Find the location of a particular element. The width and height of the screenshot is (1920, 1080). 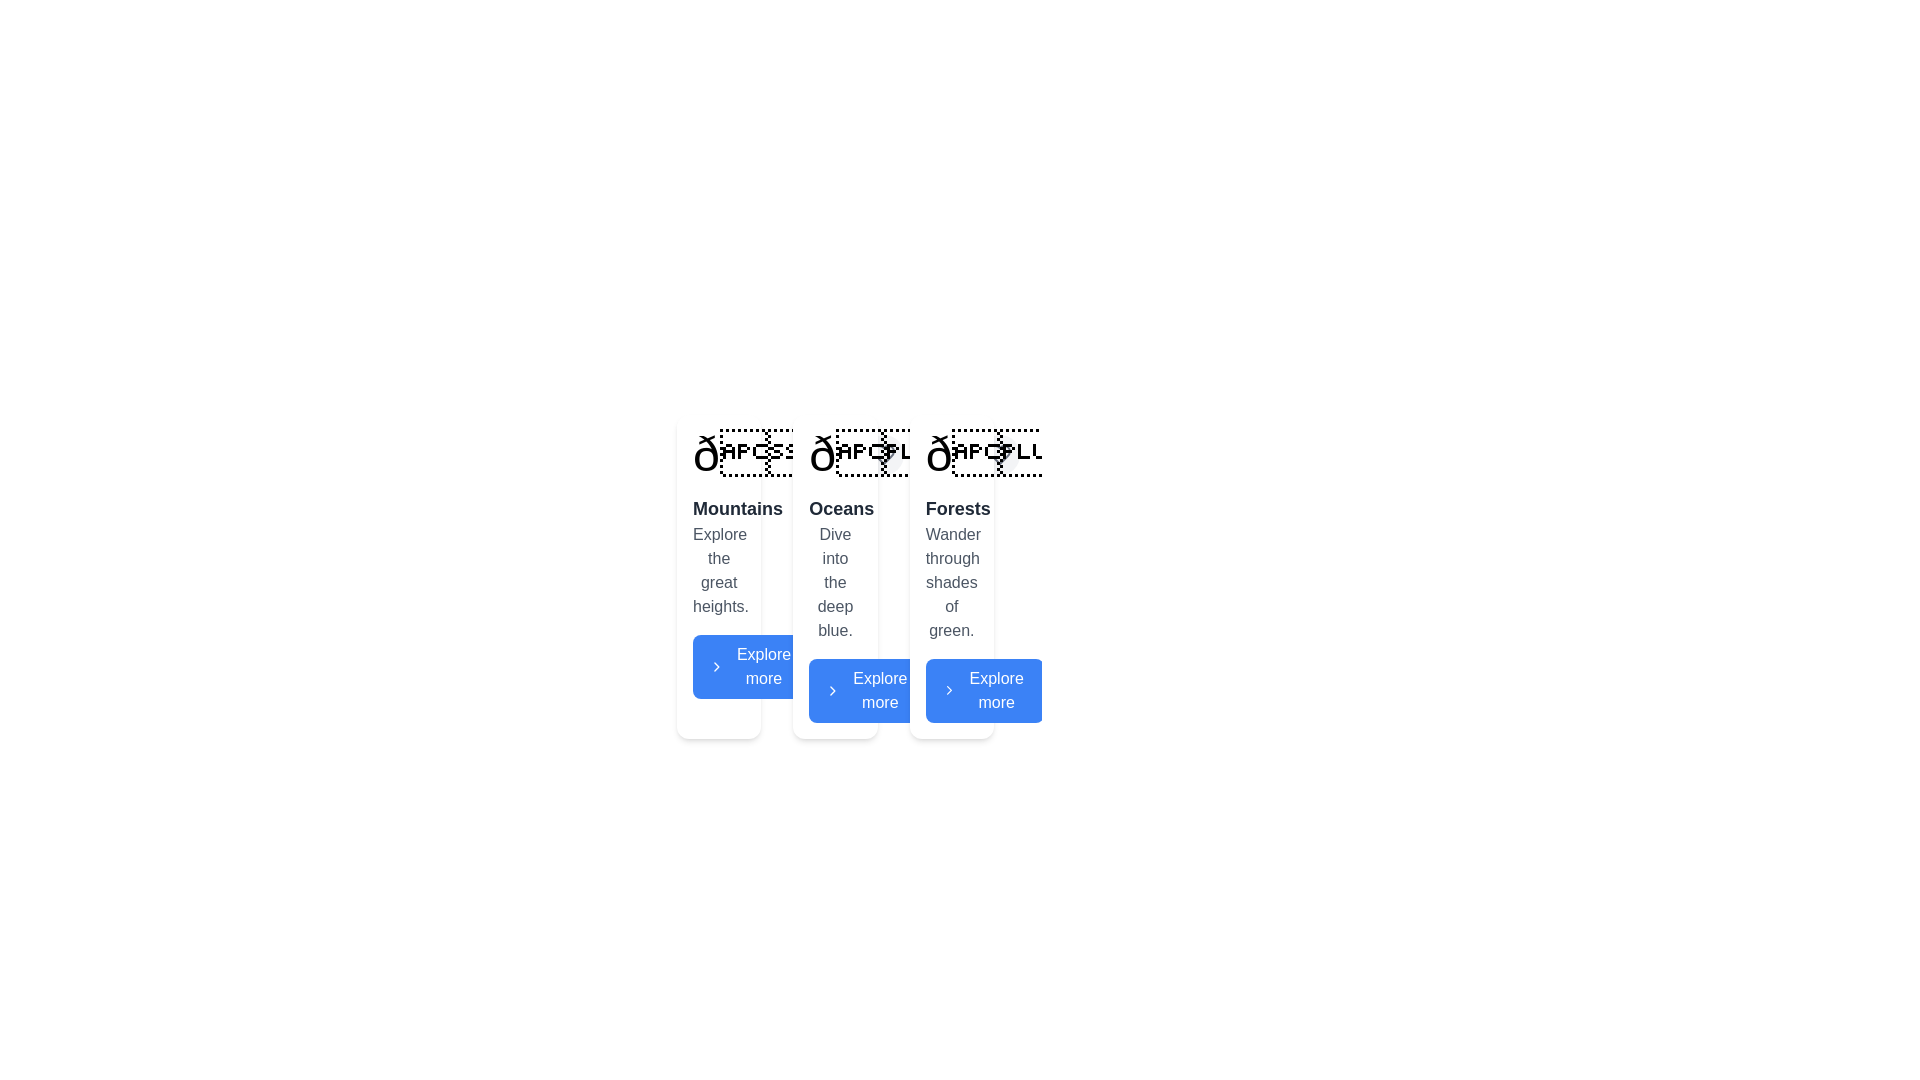

the graphical icon representing the 'Forests' theme, which is a stylized celestial body icon prominently displayed at the top center of the third column in a three-card layout is located at coordinates (994, 455).